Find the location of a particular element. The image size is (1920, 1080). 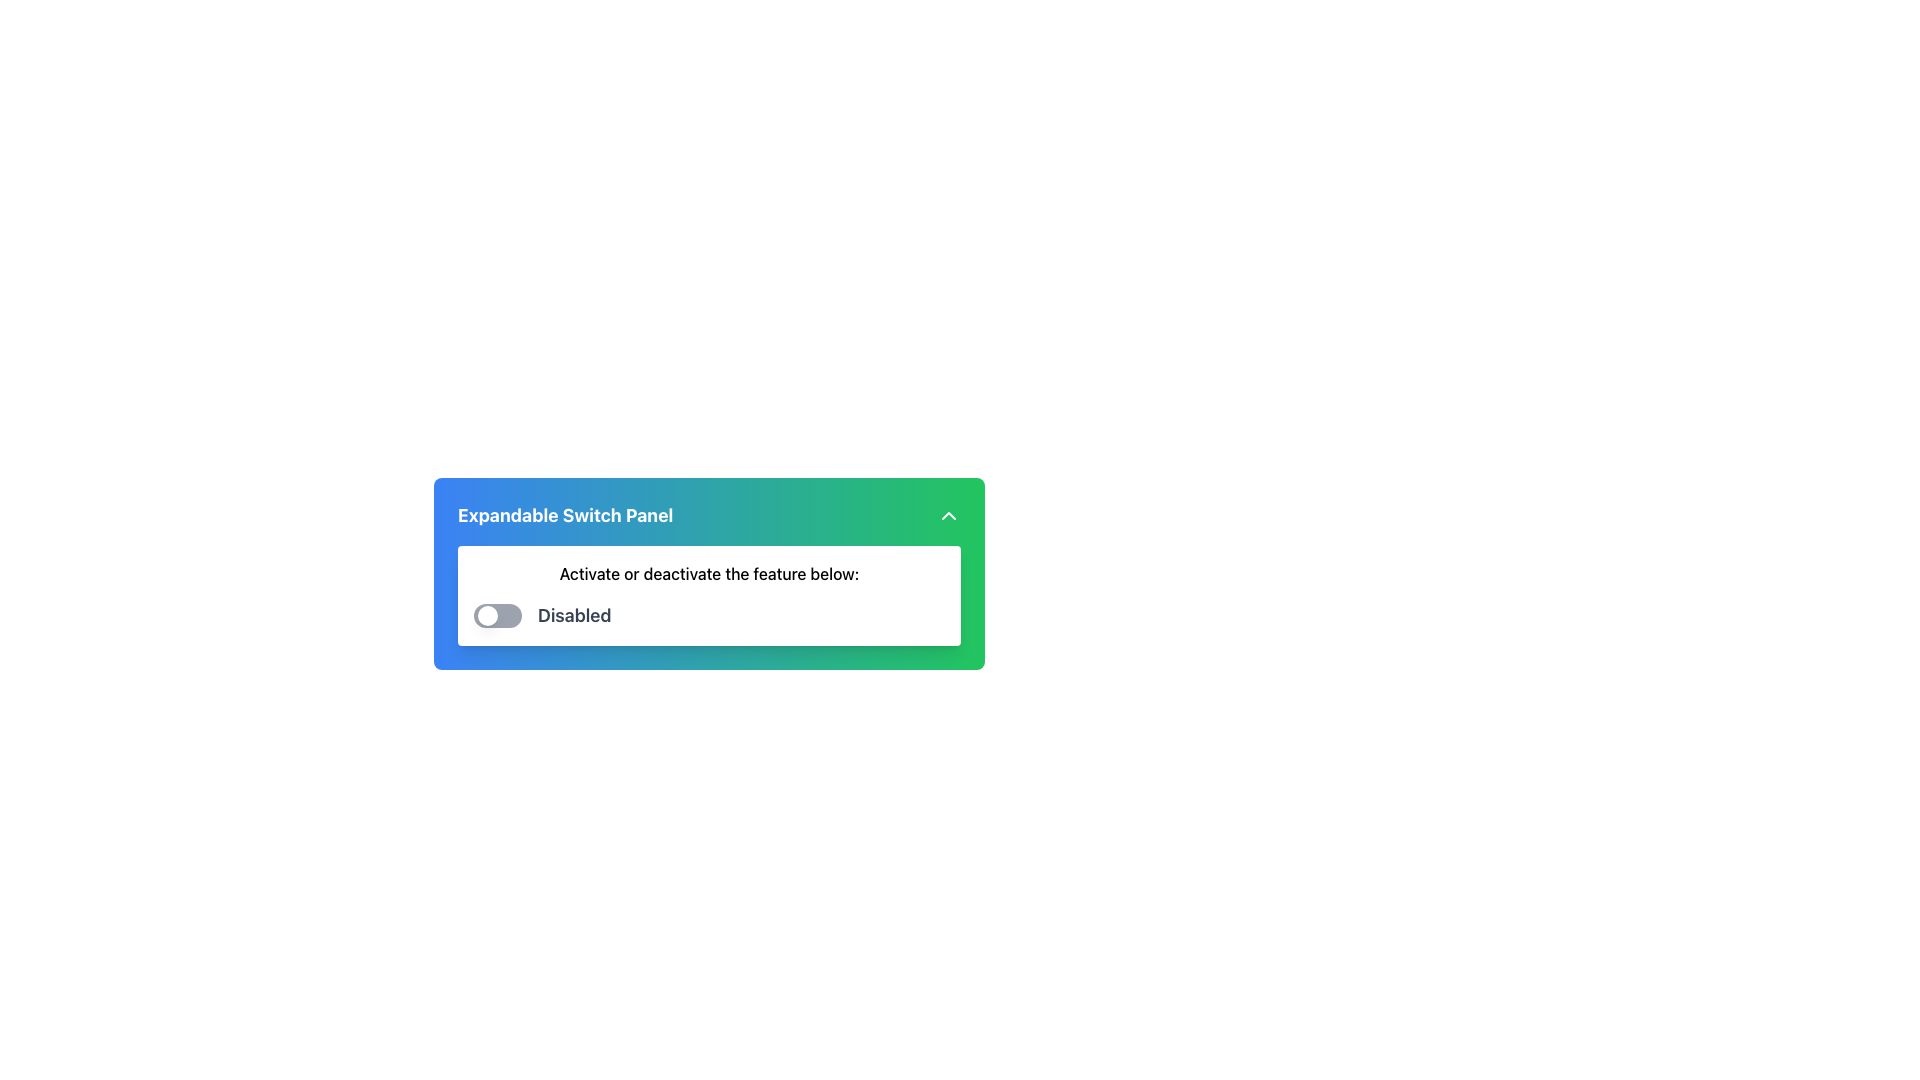

the text label displaying 'Expandable Switch Panel' in bold white font located at the top of the expandable panel component is located at coordinates (564, 515).